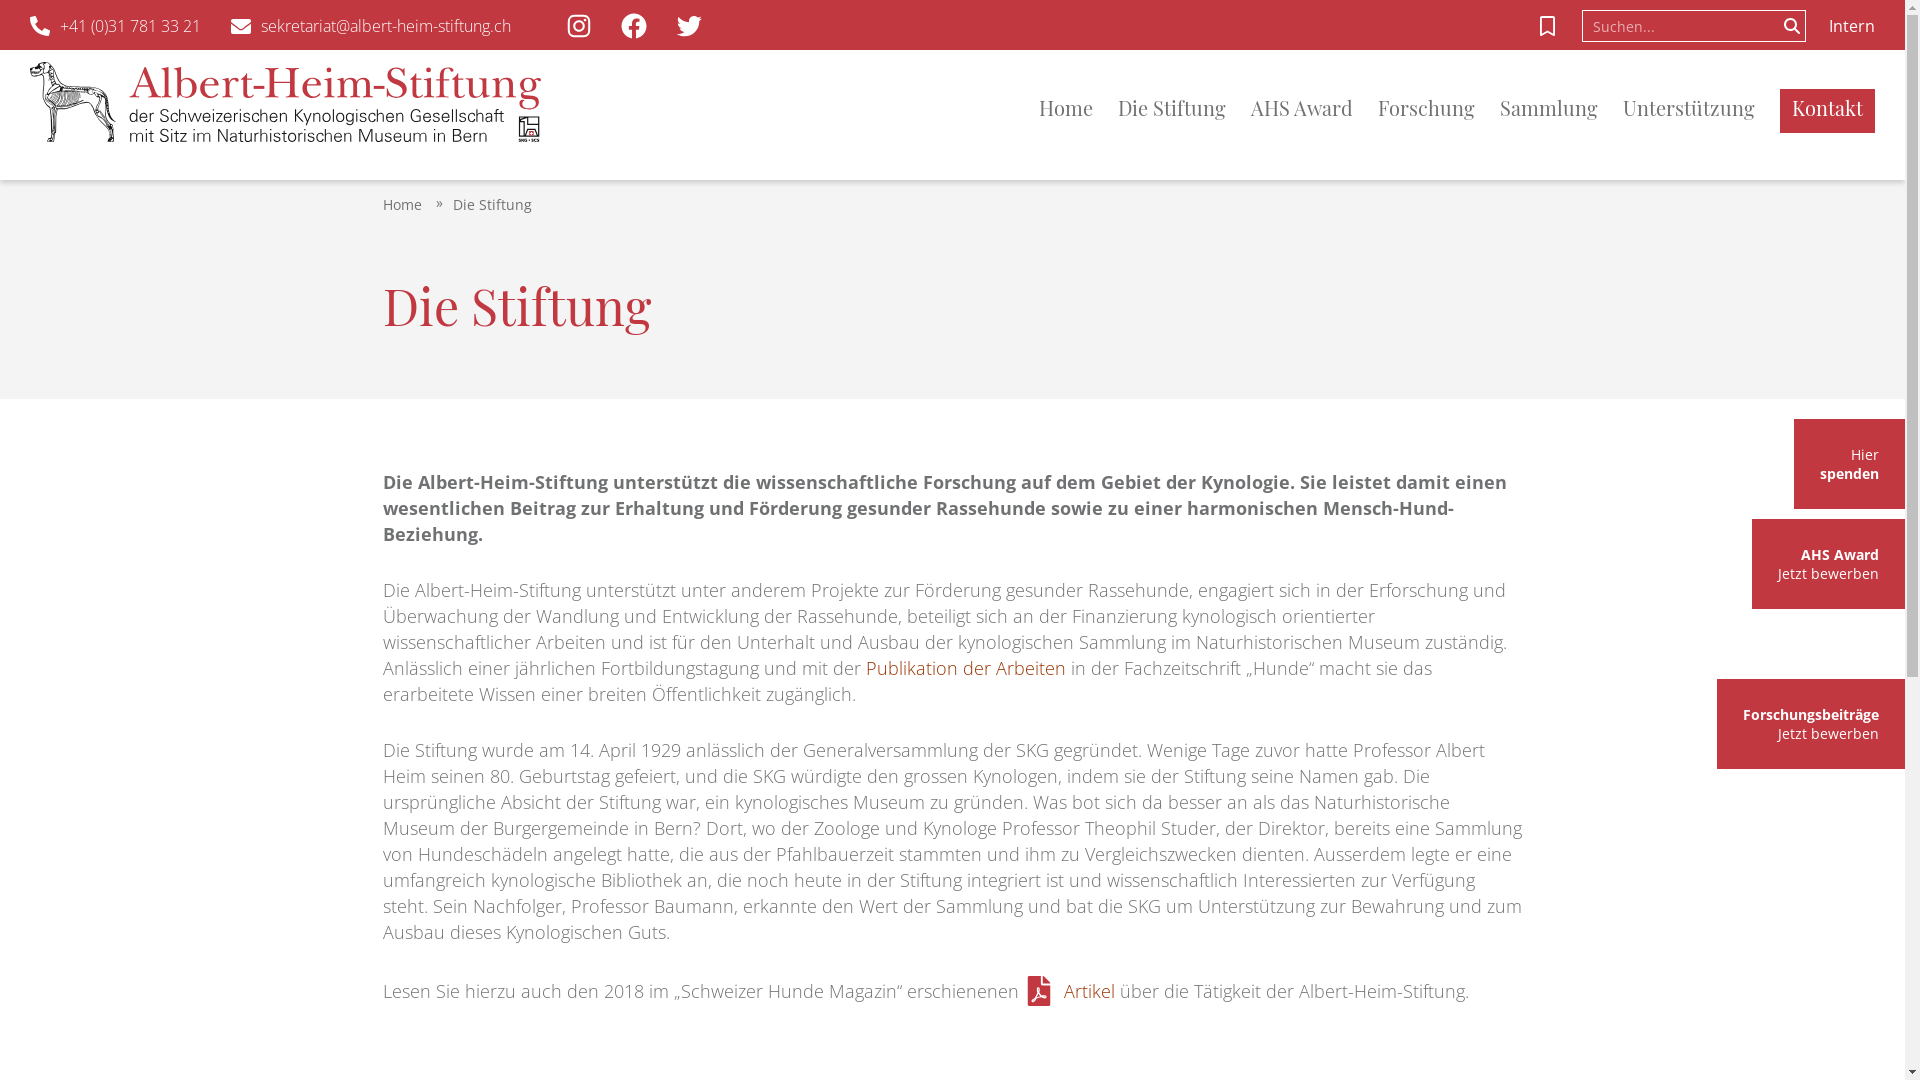  I want to click on 'Hier, so click(1848, 463).